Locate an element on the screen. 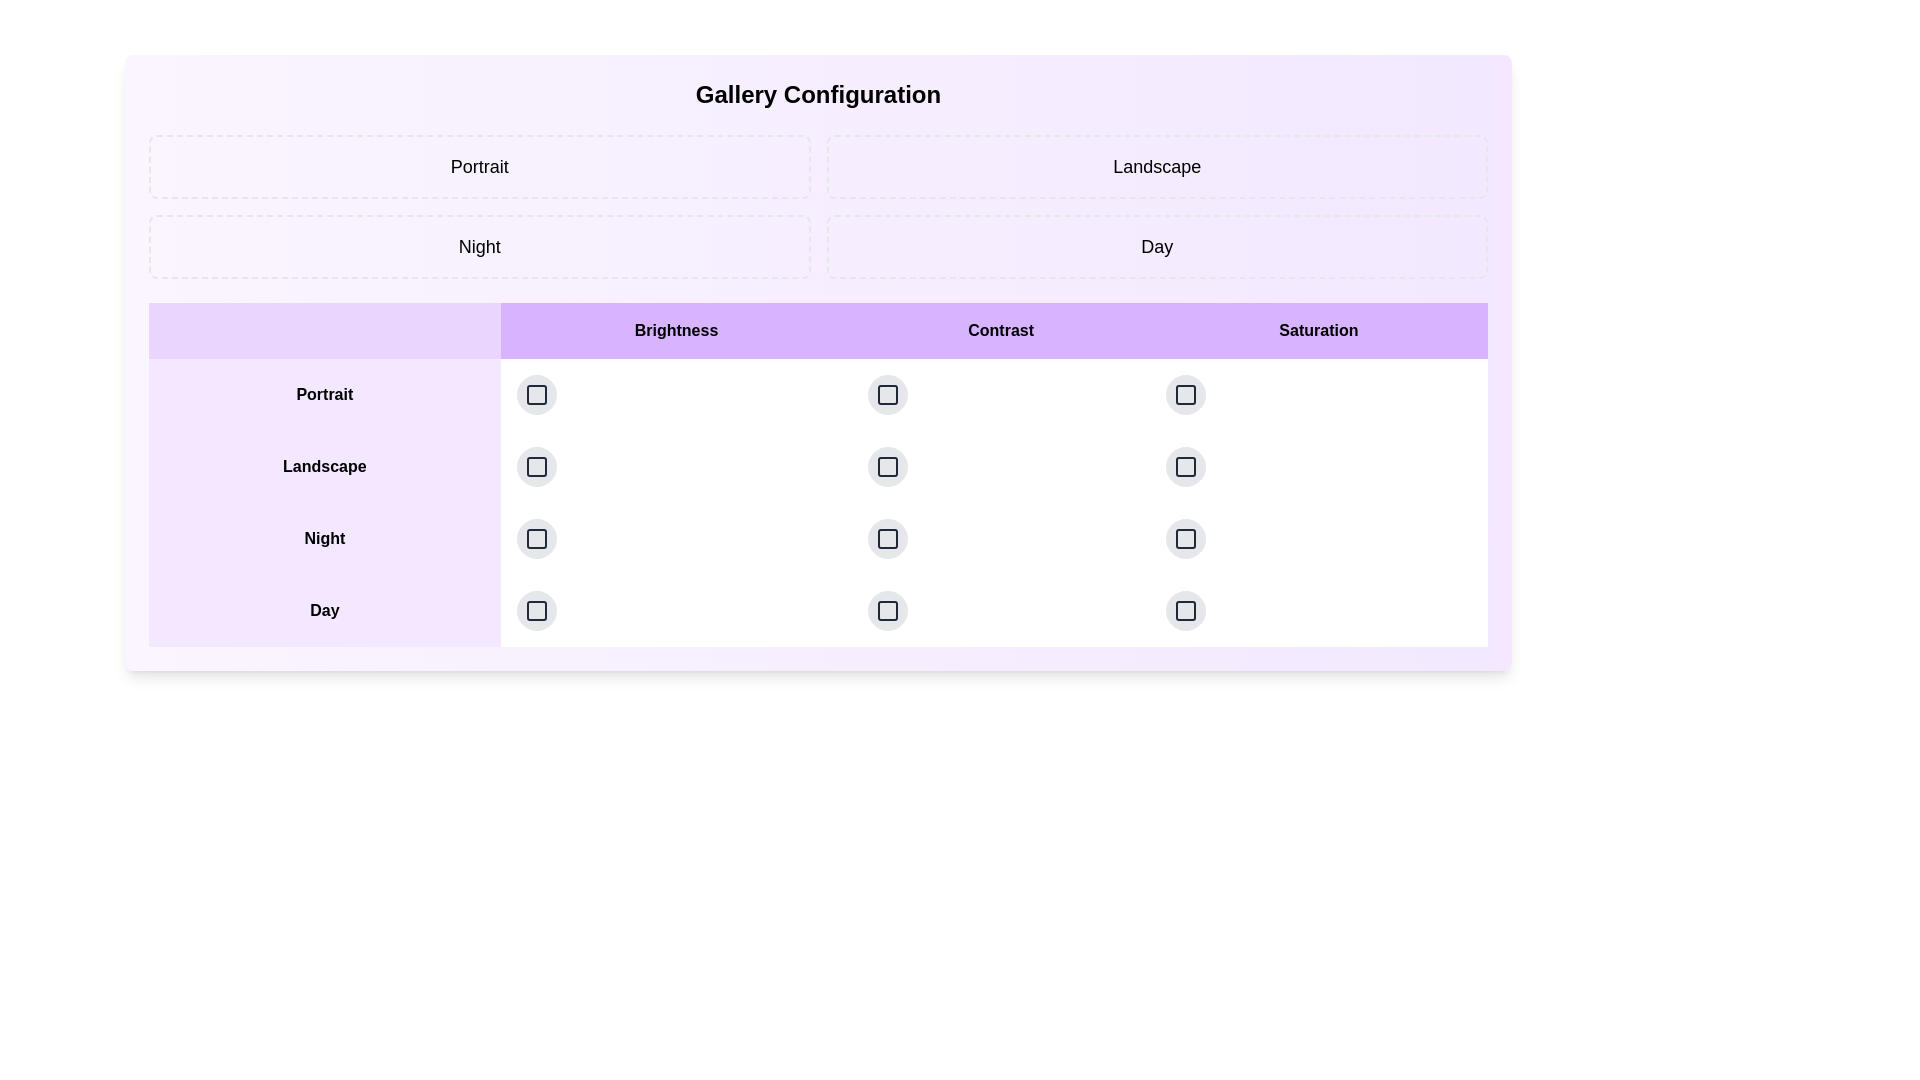  the button is located at coordinates (676, 609).